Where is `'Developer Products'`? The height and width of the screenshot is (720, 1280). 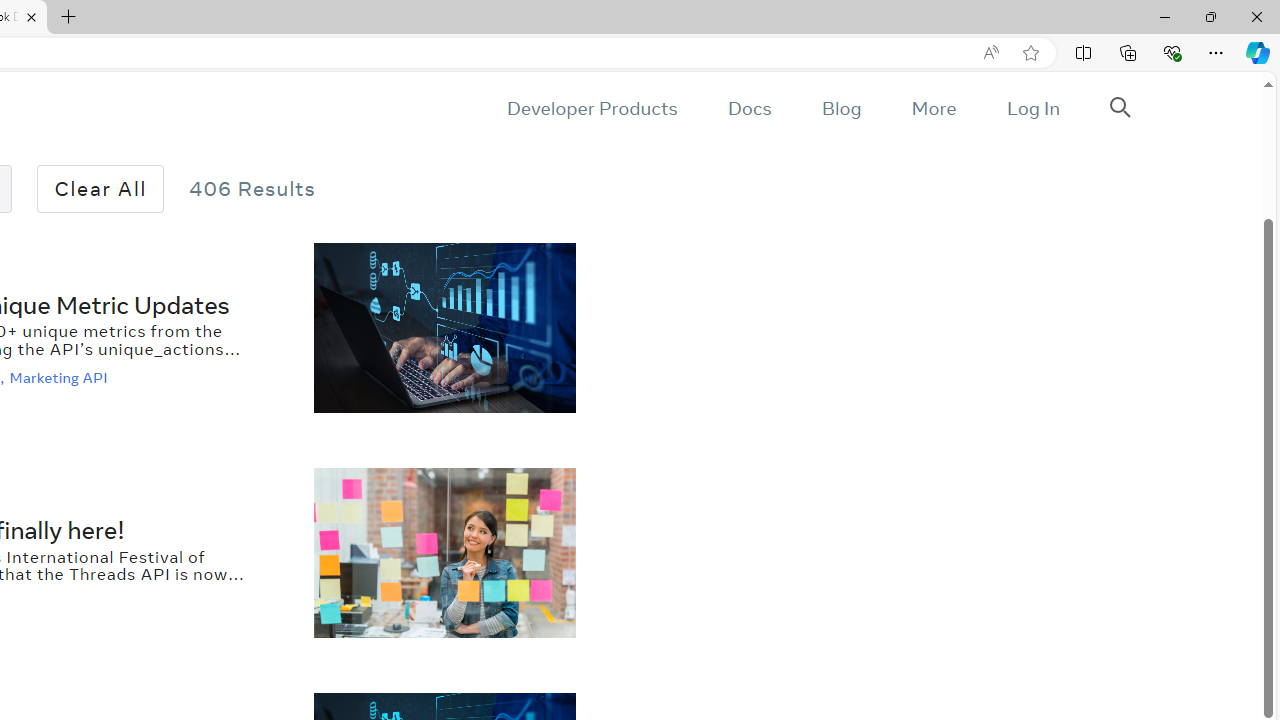
'Developer Products' is located at coordinates (591, 108).